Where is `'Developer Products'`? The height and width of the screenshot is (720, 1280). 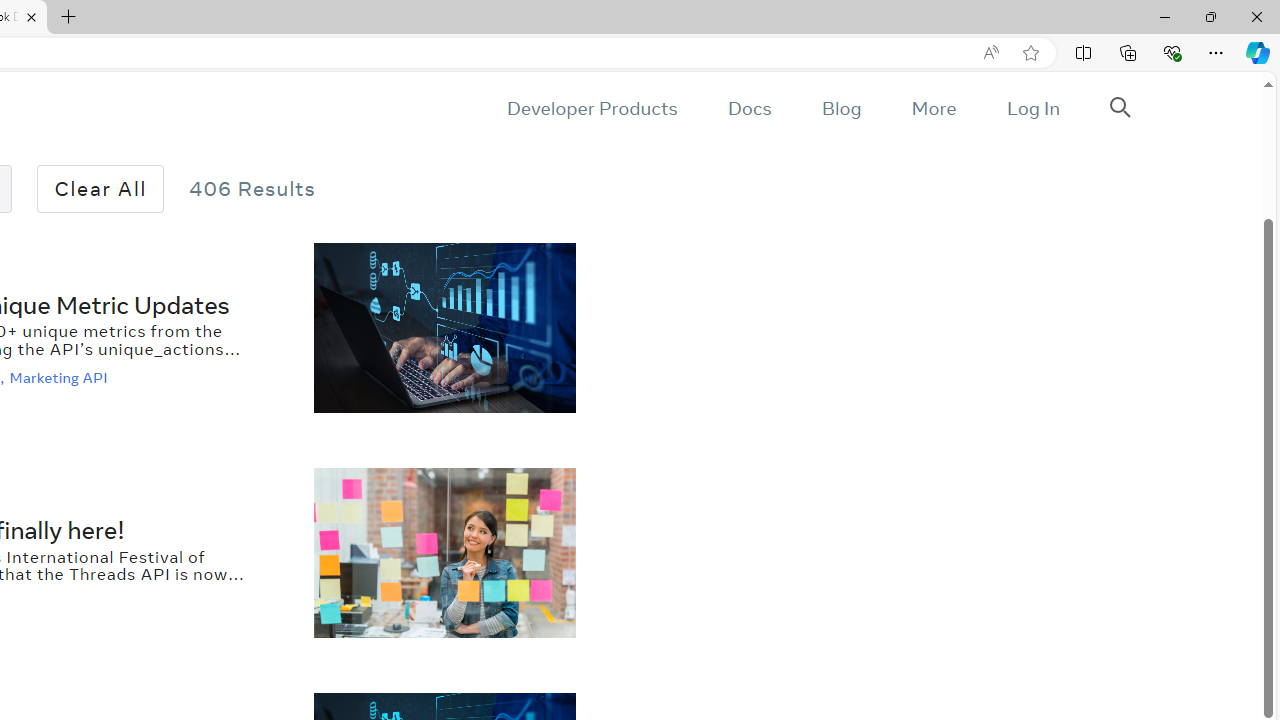
'Developer Products' is located at coordinates (591, 108).